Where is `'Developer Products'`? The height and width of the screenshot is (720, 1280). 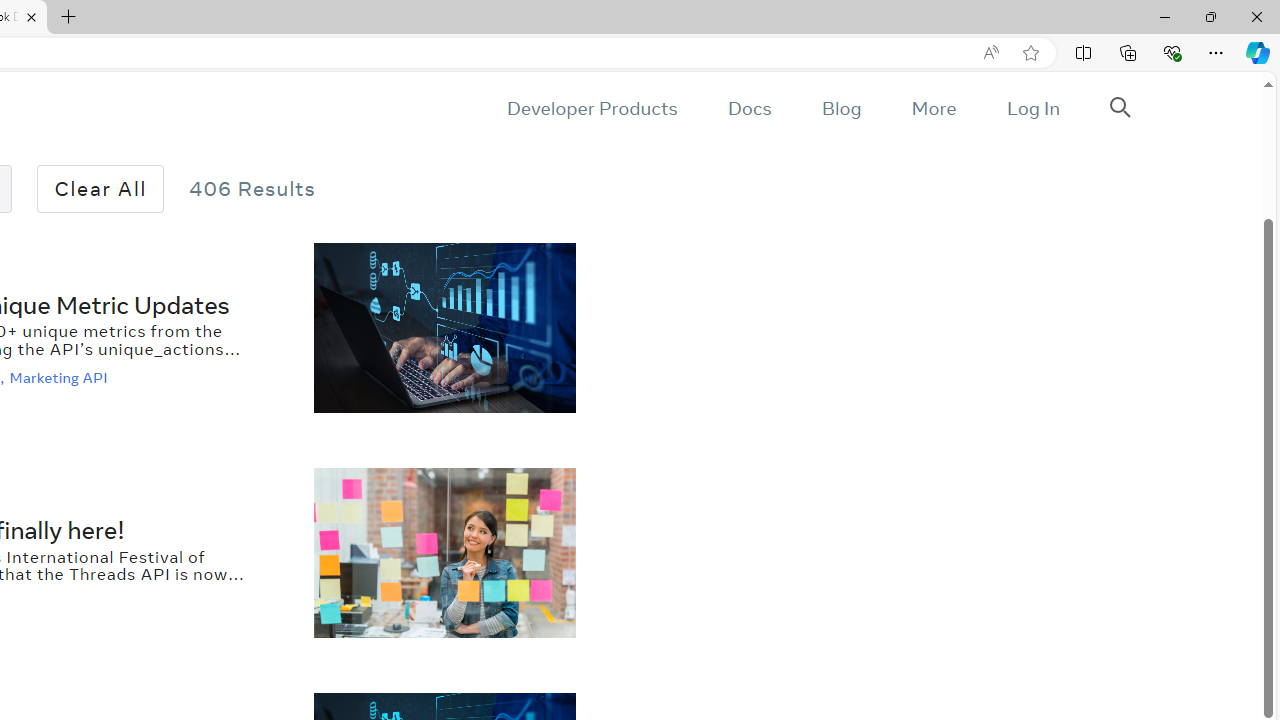
'Developer Products' is located at coordinates (591, 108).